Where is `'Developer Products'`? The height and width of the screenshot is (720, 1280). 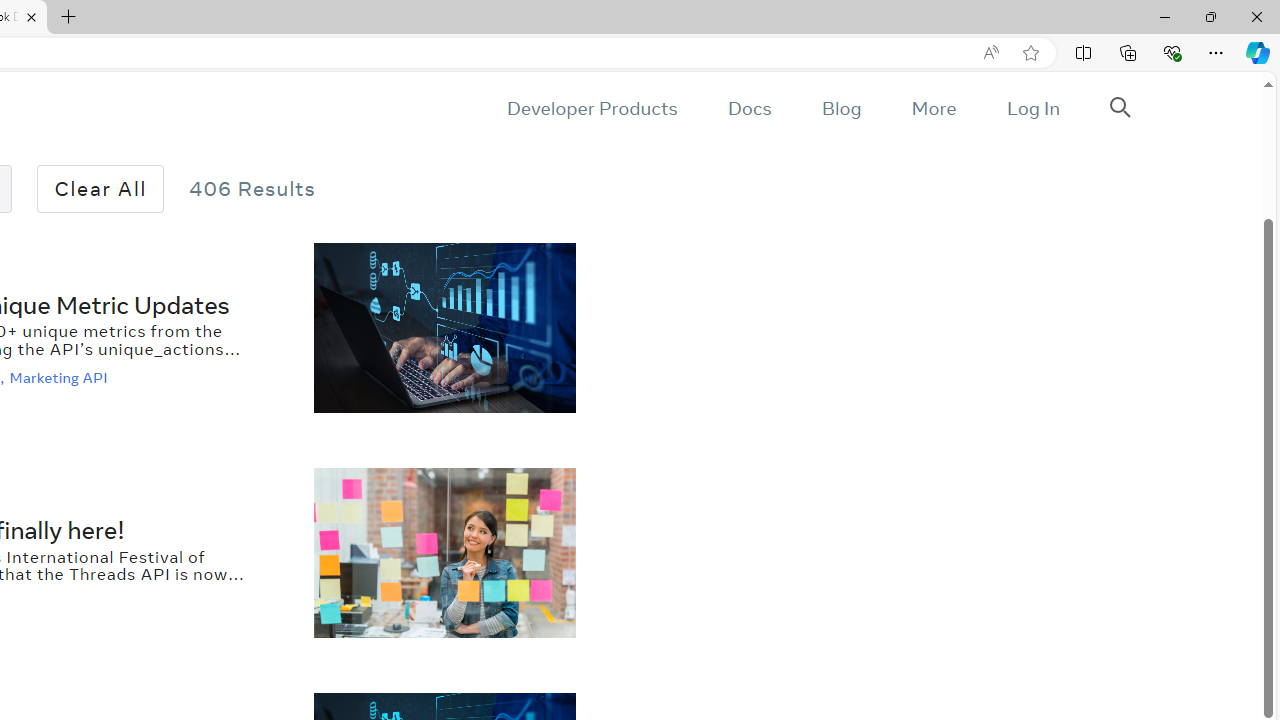
'Developer Products' is located at coordinates (591, 108).